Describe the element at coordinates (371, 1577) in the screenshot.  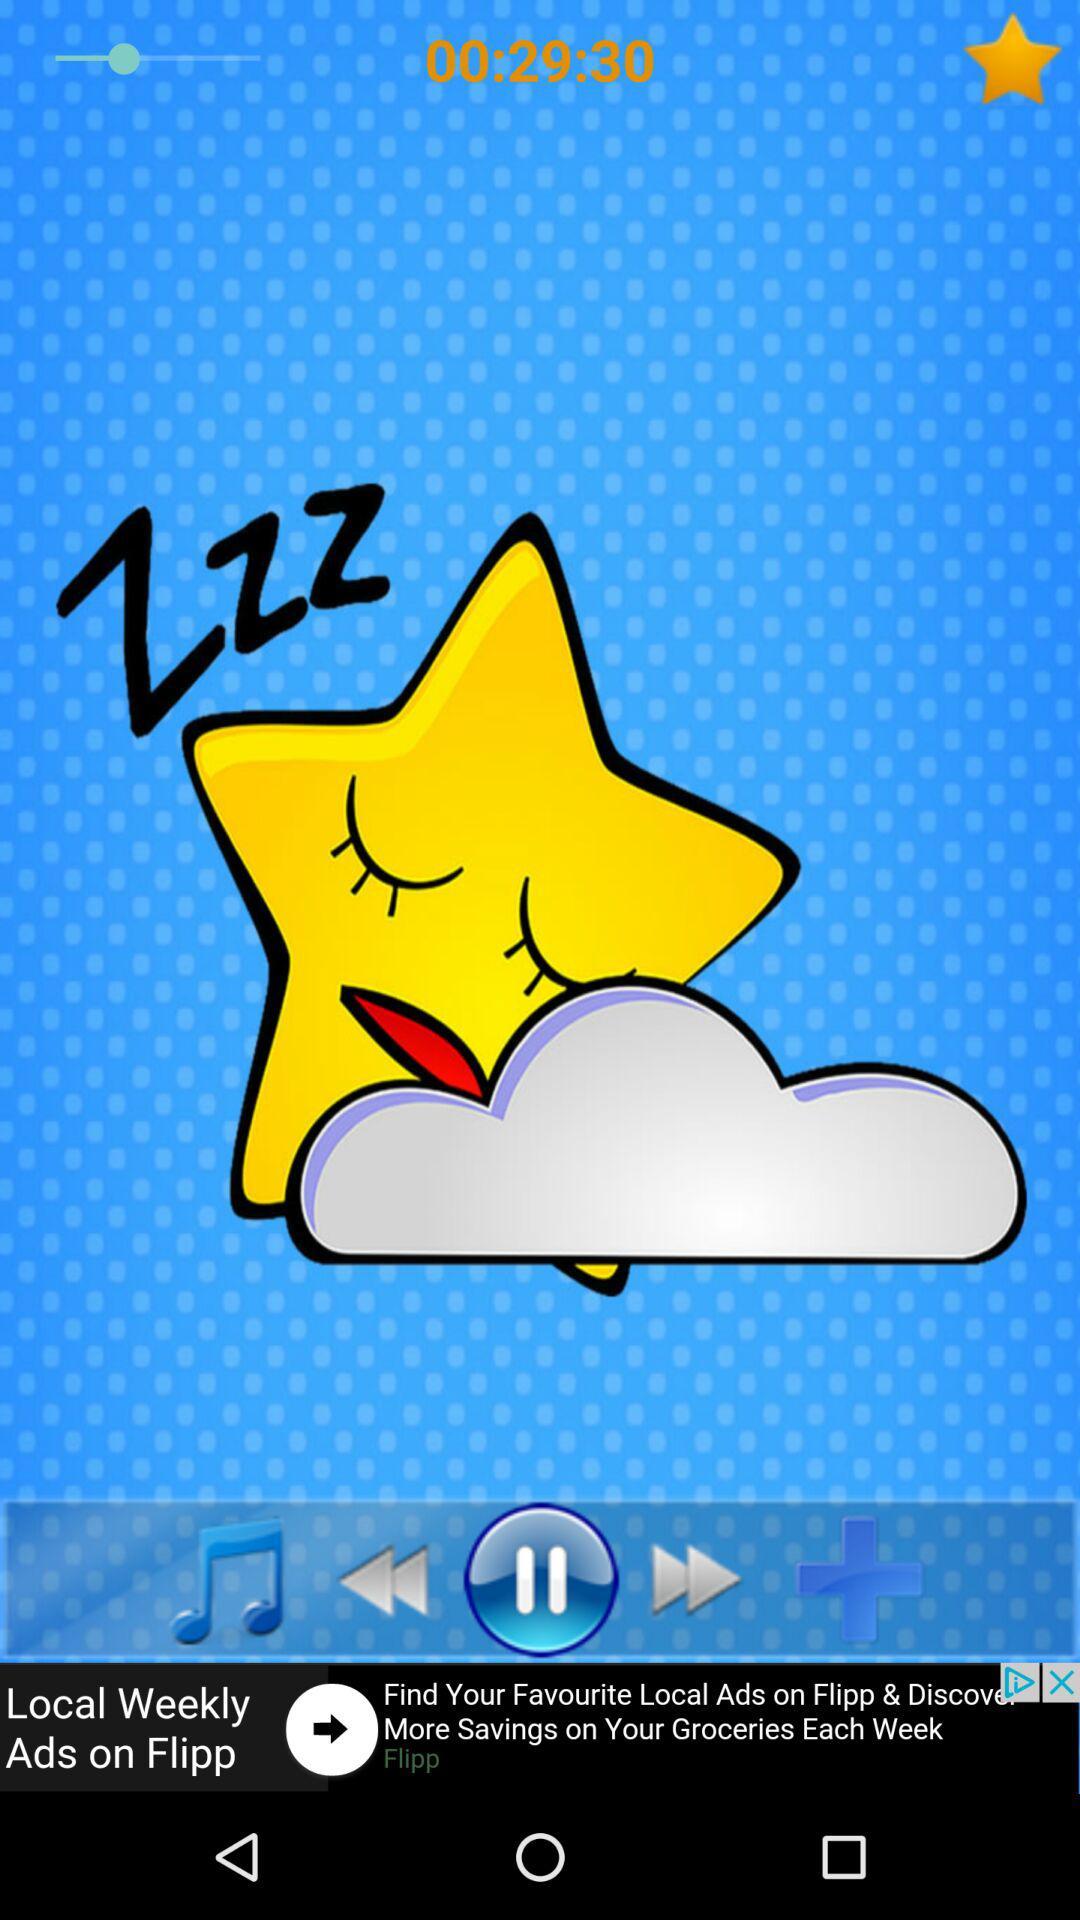
I see `previous option` at that location.